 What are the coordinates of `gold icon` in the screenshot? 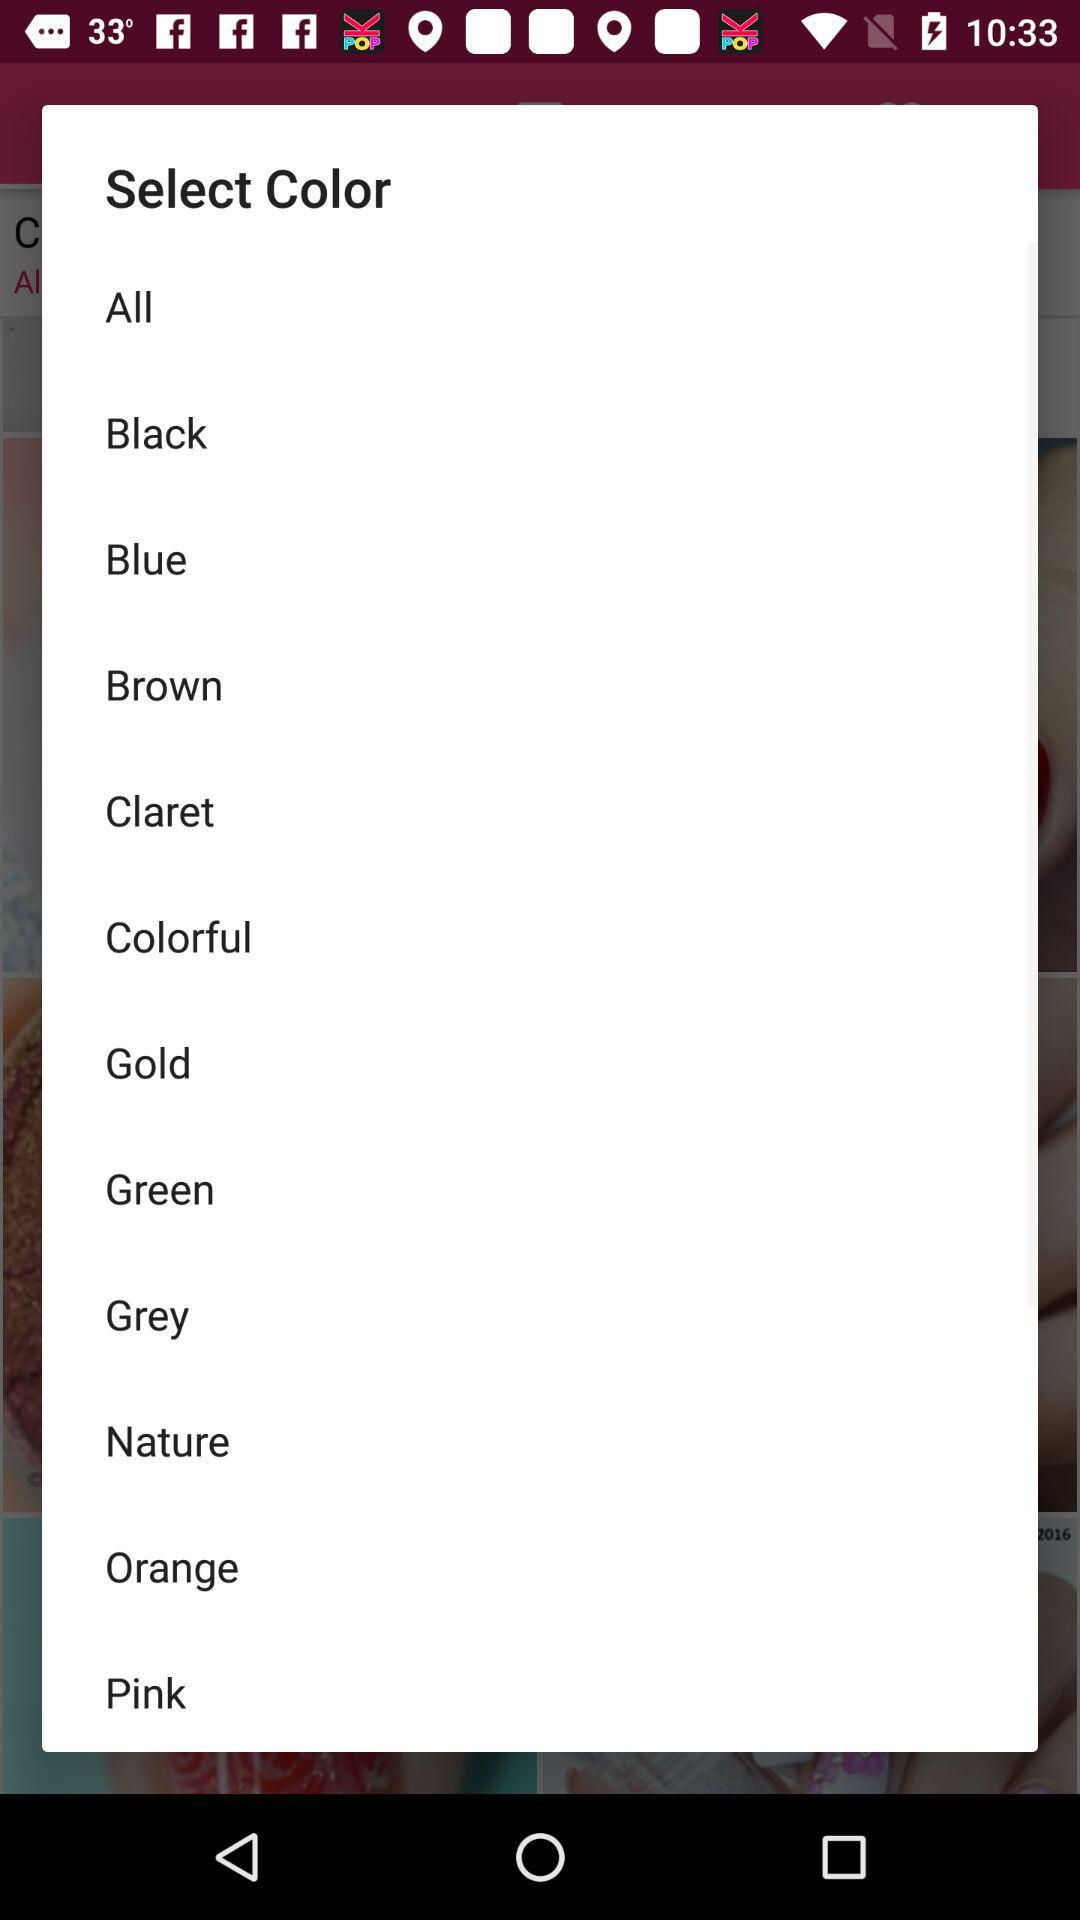 It's located at (540, 1060).